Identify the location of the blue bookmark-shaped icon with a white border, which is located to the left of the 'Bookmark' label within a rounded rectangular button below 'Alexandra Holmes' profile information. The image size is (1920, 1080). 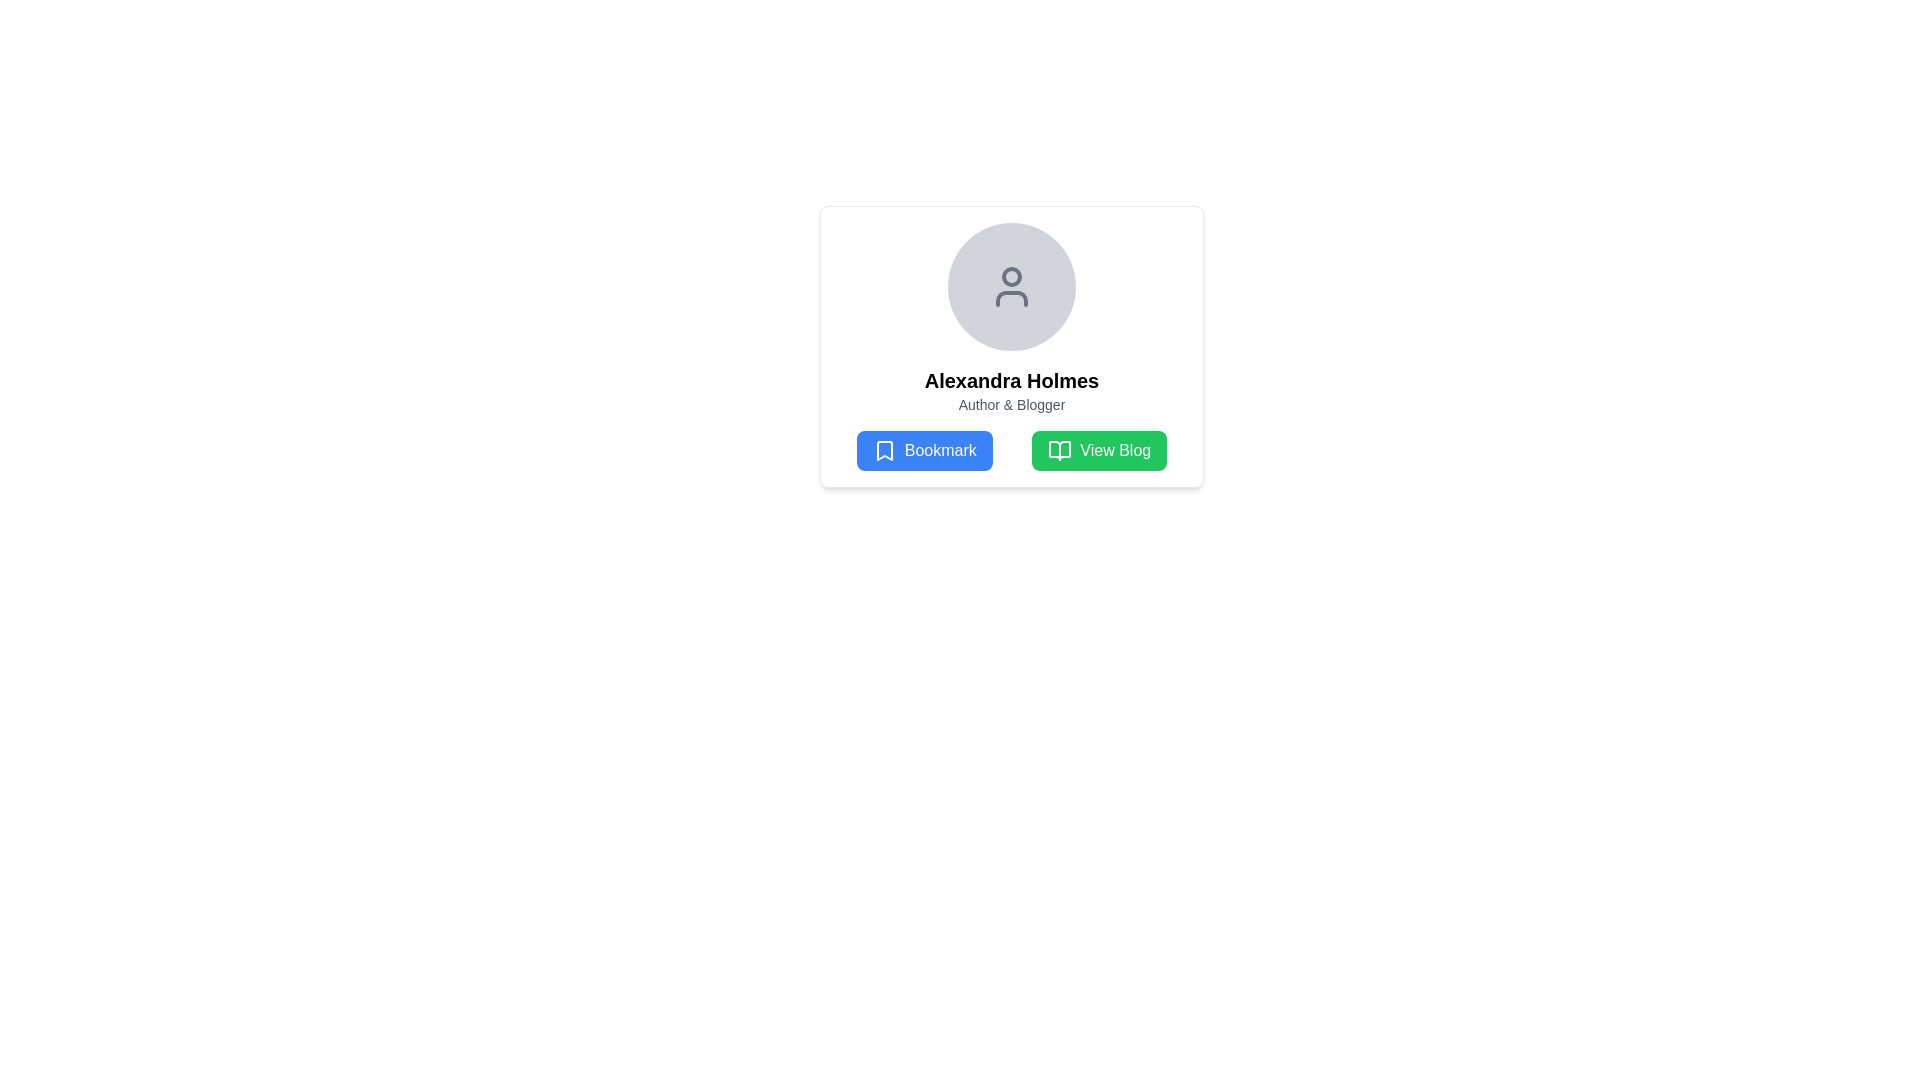
(883, 451).